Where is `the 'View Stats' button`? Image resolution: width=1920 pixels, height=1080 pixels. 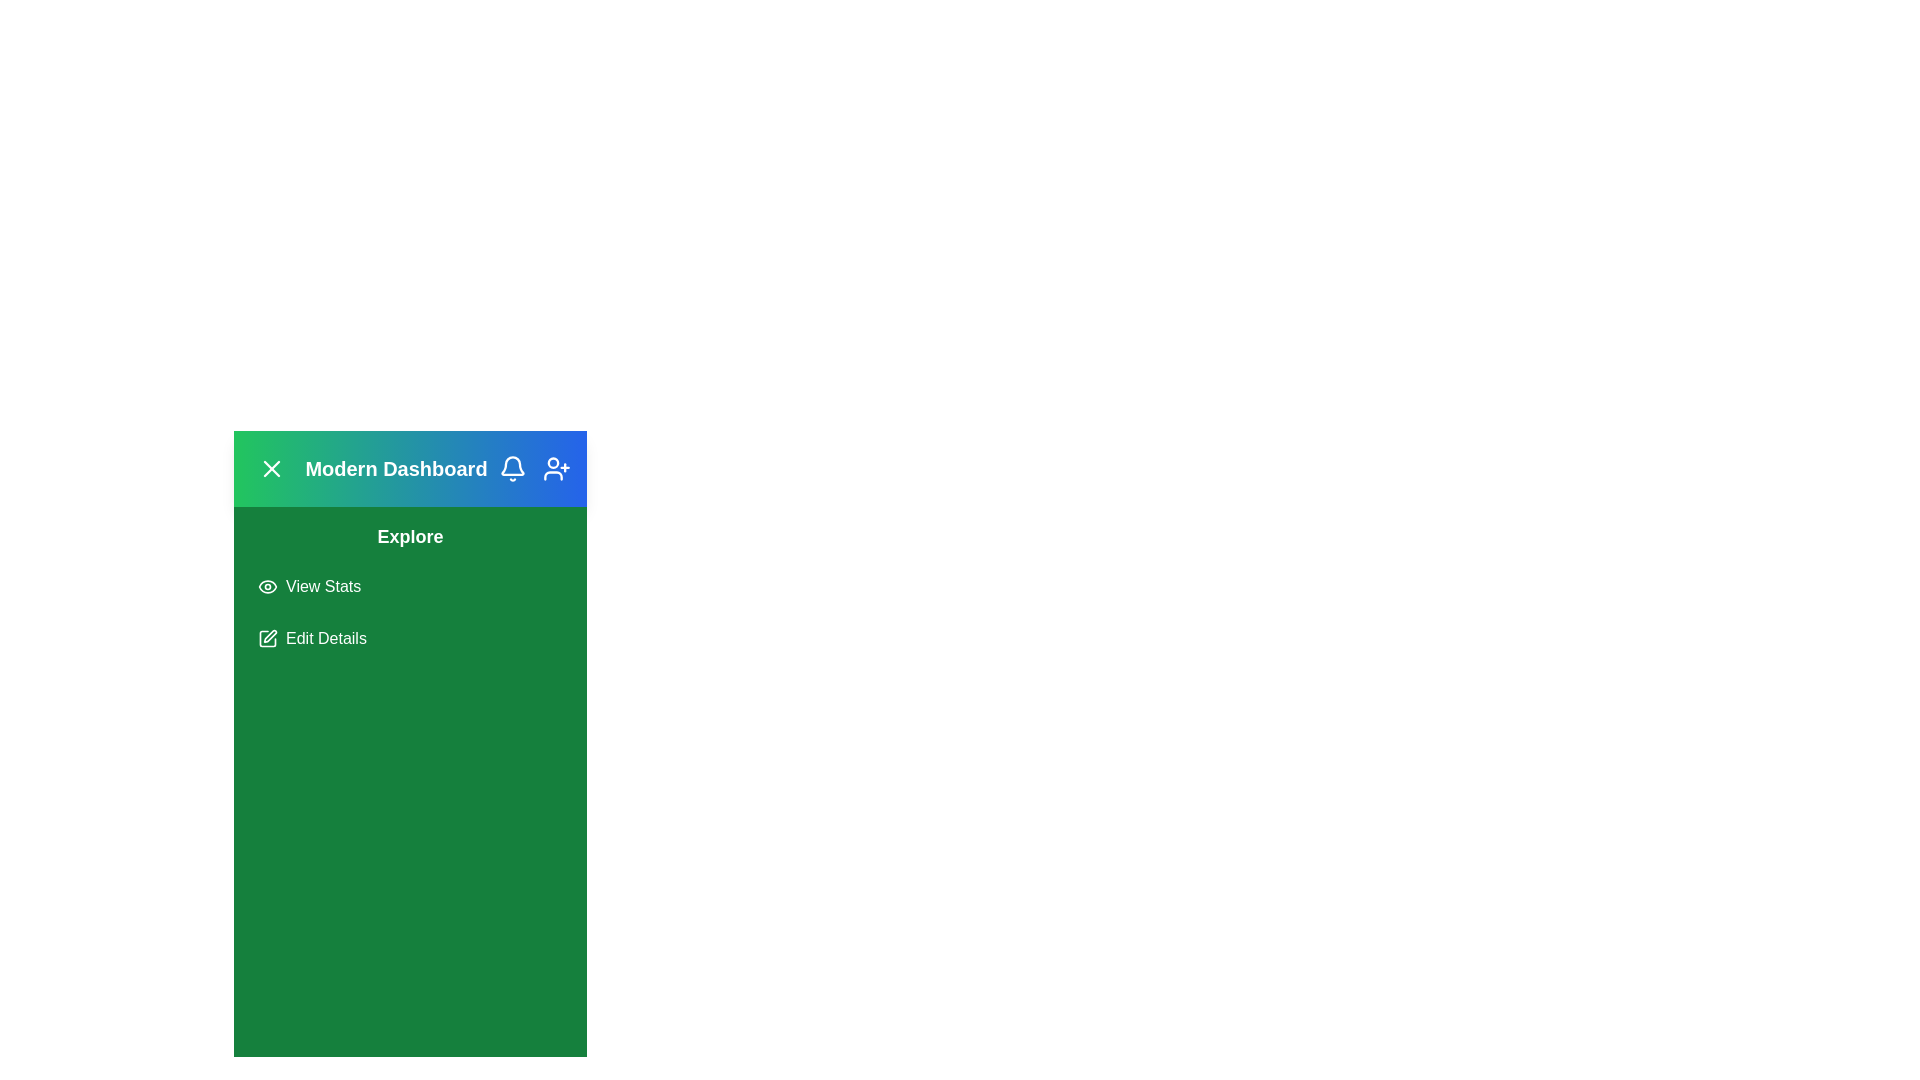 the 'View Stats' button is located at coordinates (308, 585).